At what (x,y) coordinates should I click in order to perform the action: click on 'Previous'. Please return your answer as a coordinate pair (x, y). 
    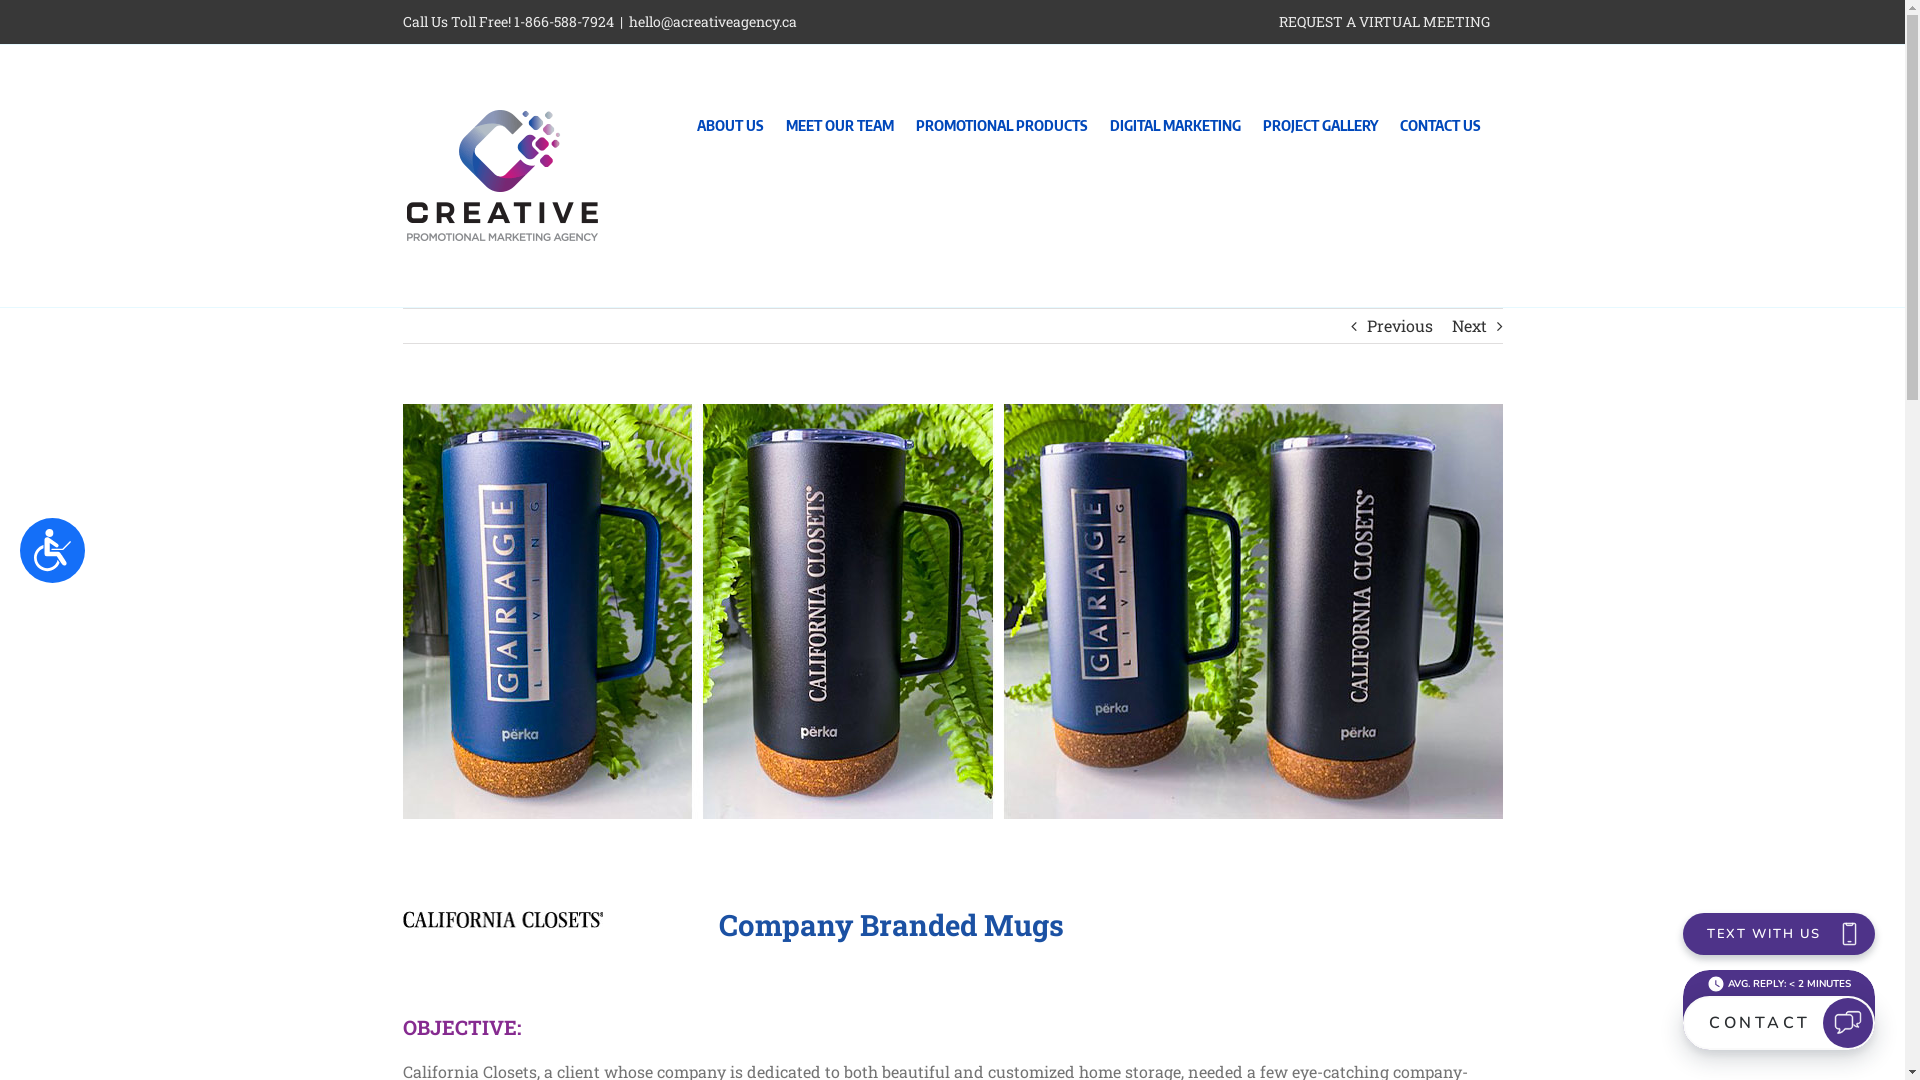
    Looking at the image, I should click on (1397, 325).